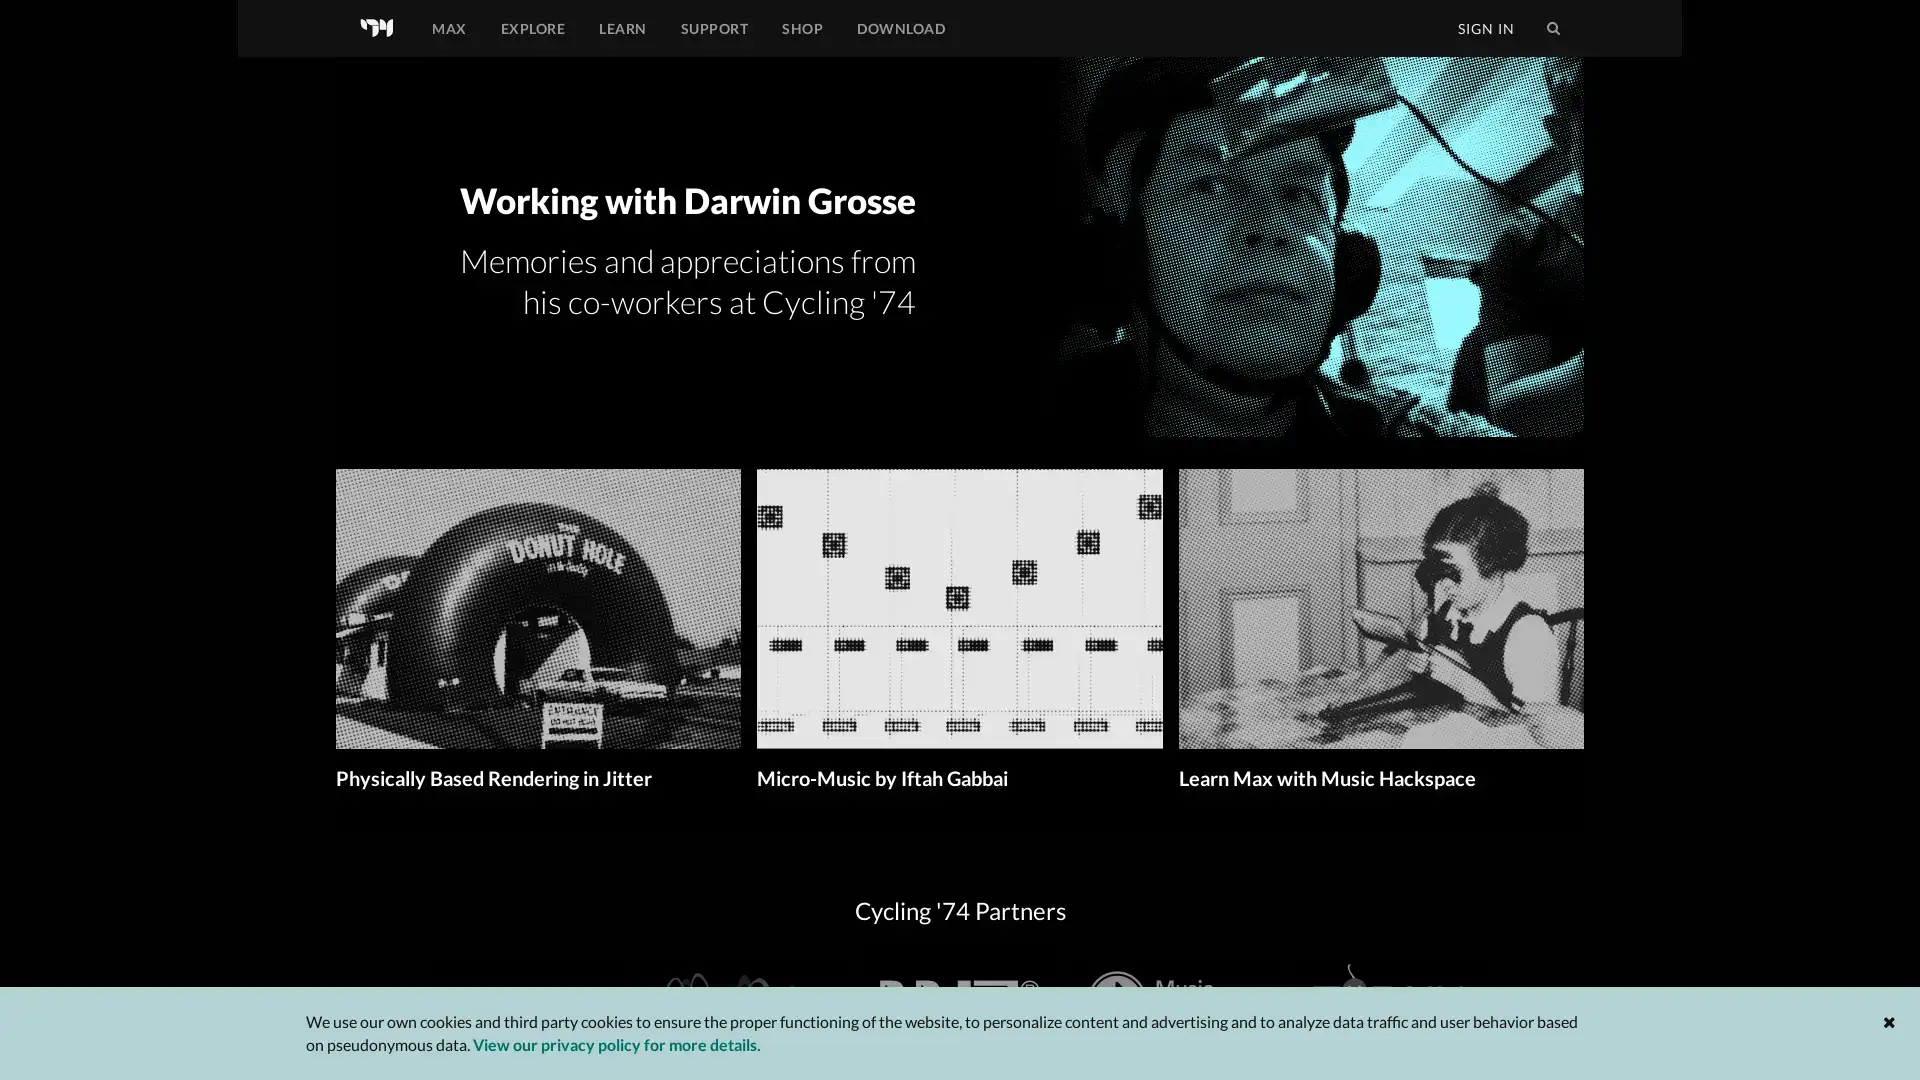 This screenshot has height=1080, width=1920. Describe the element at coordinates (1486, 29) in the screenshot. I see `SIGN IN` at that location.